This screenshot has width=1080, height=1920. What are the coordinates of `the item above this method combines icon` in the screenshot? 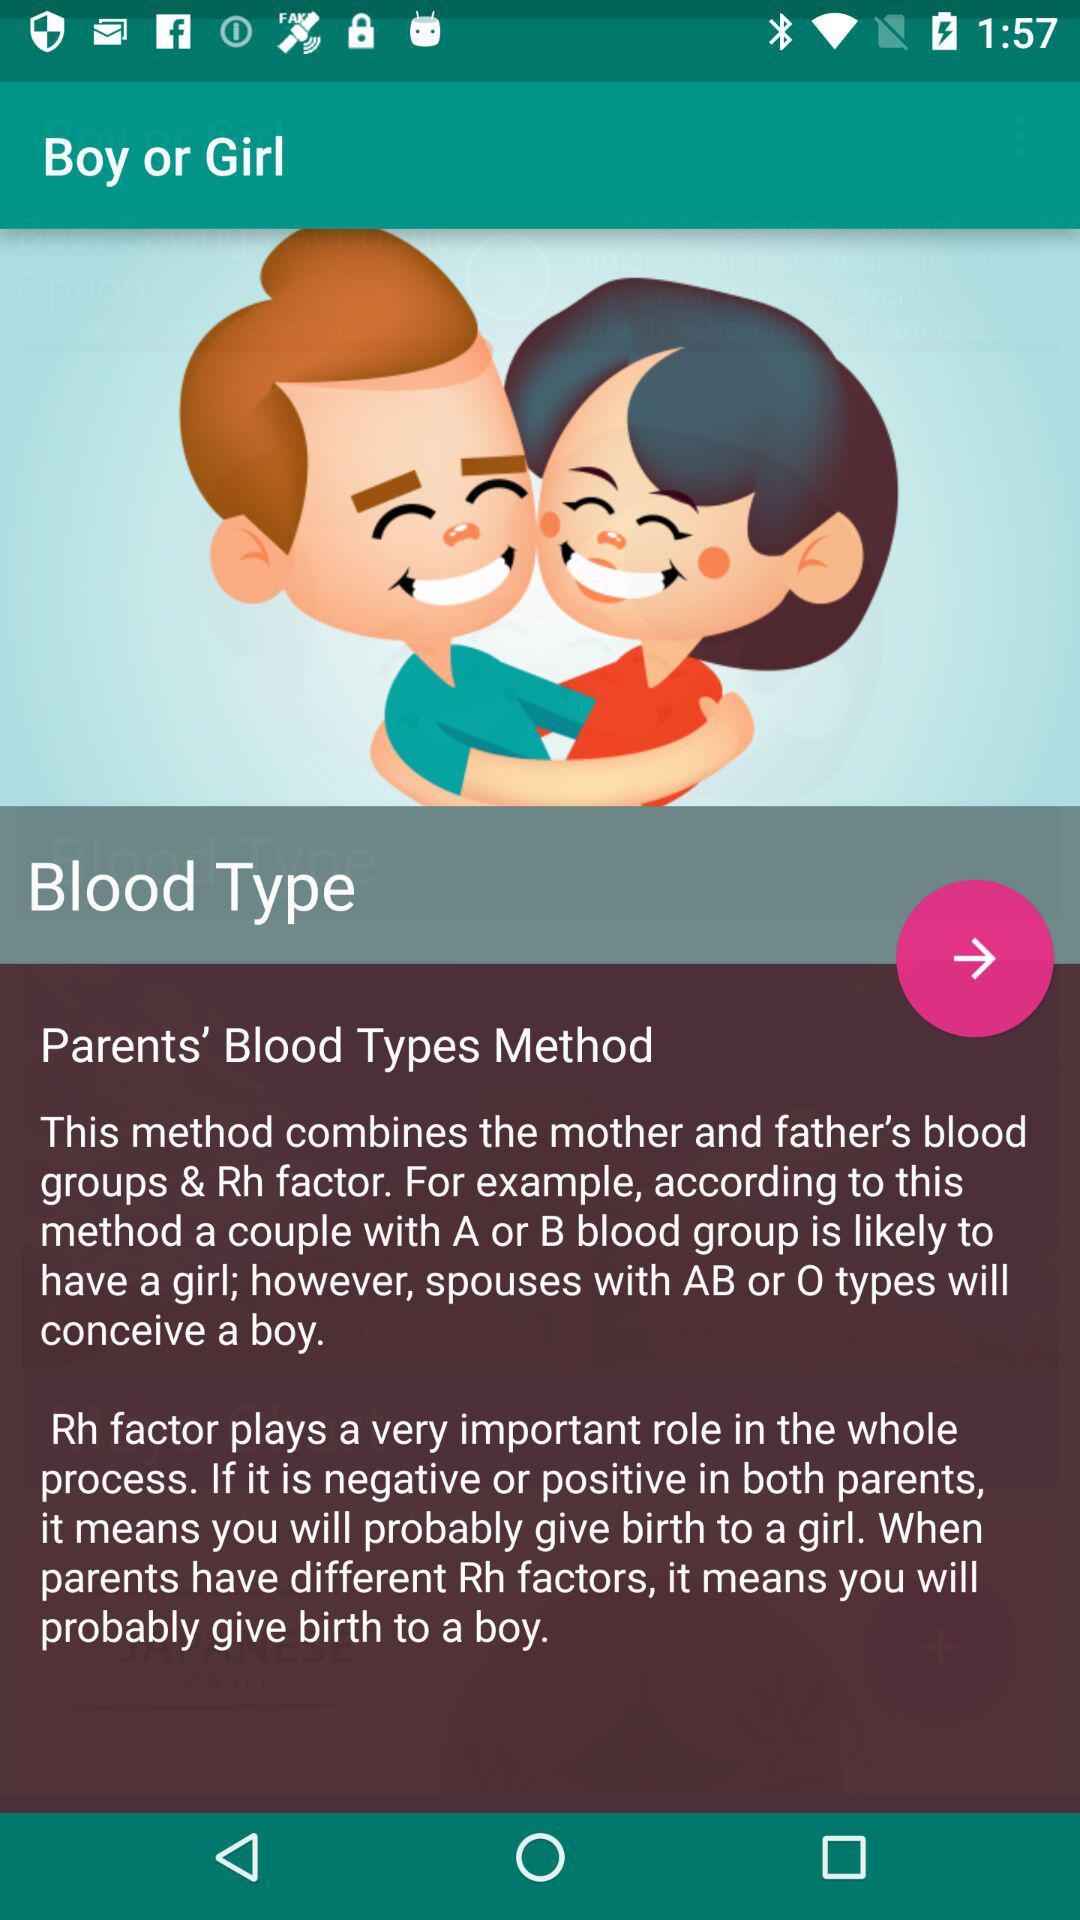 It's located at (974, 938).